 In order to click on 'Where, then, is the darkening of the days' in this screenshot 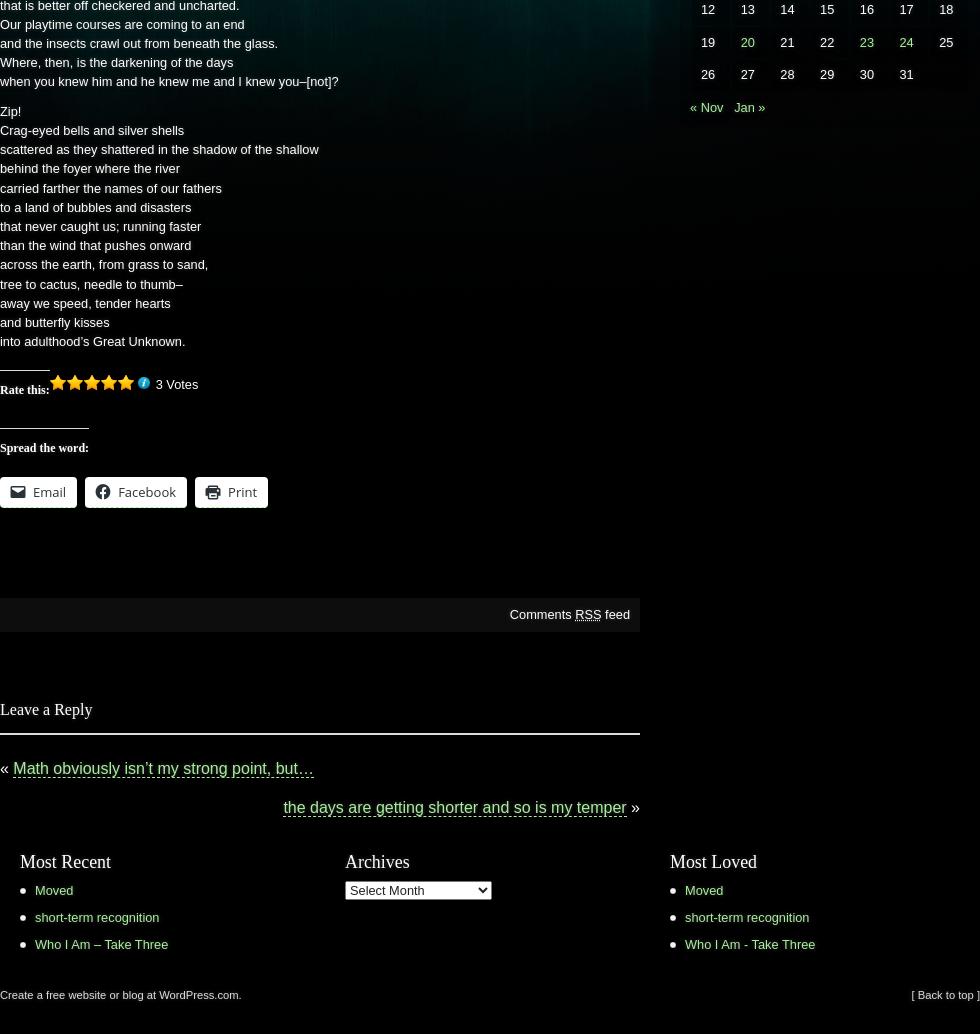, I will do `click(116, 62)`.